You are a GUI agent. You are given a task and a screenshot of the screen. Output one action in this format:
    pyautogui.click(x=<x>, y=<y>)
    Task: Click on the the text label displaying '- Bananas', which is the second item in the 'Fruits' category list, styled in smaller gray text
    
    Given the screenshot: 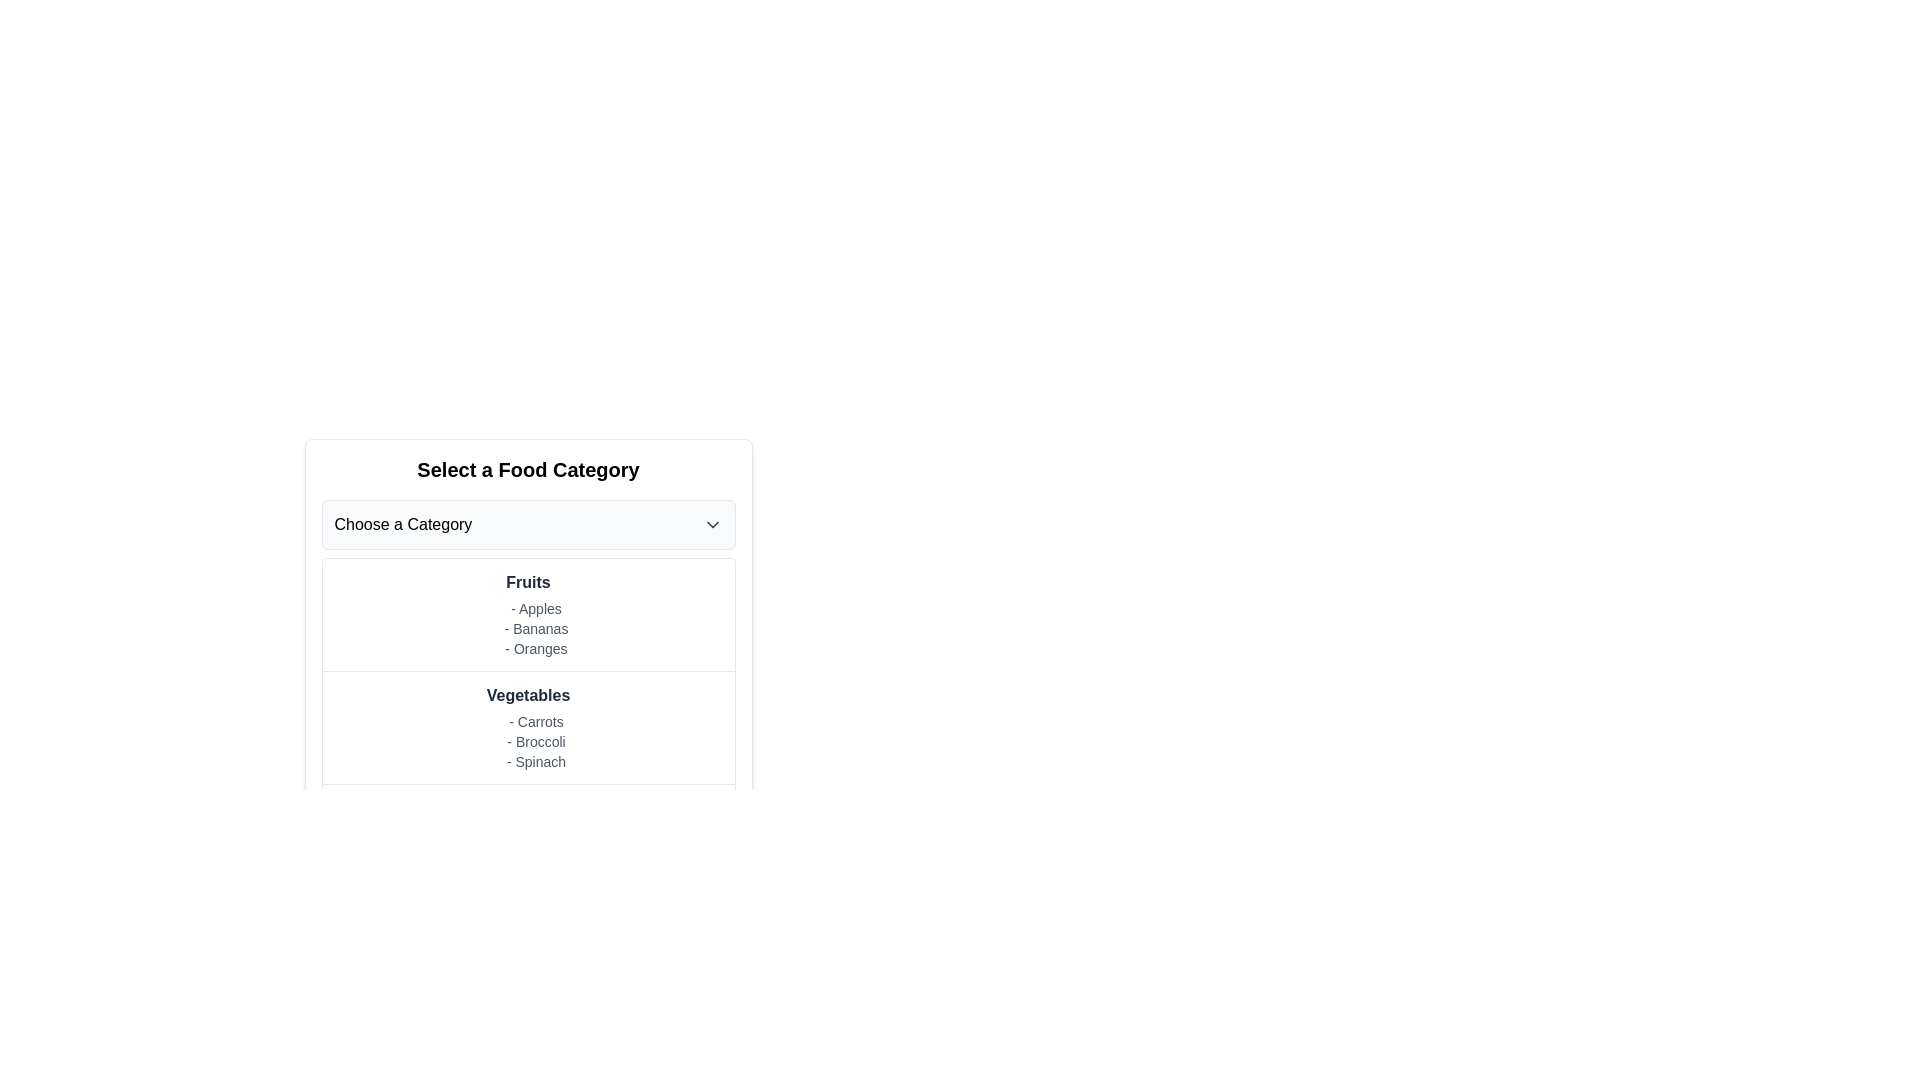 What is the action you would take?
    pyautogui.click(x=536, y=627)
    